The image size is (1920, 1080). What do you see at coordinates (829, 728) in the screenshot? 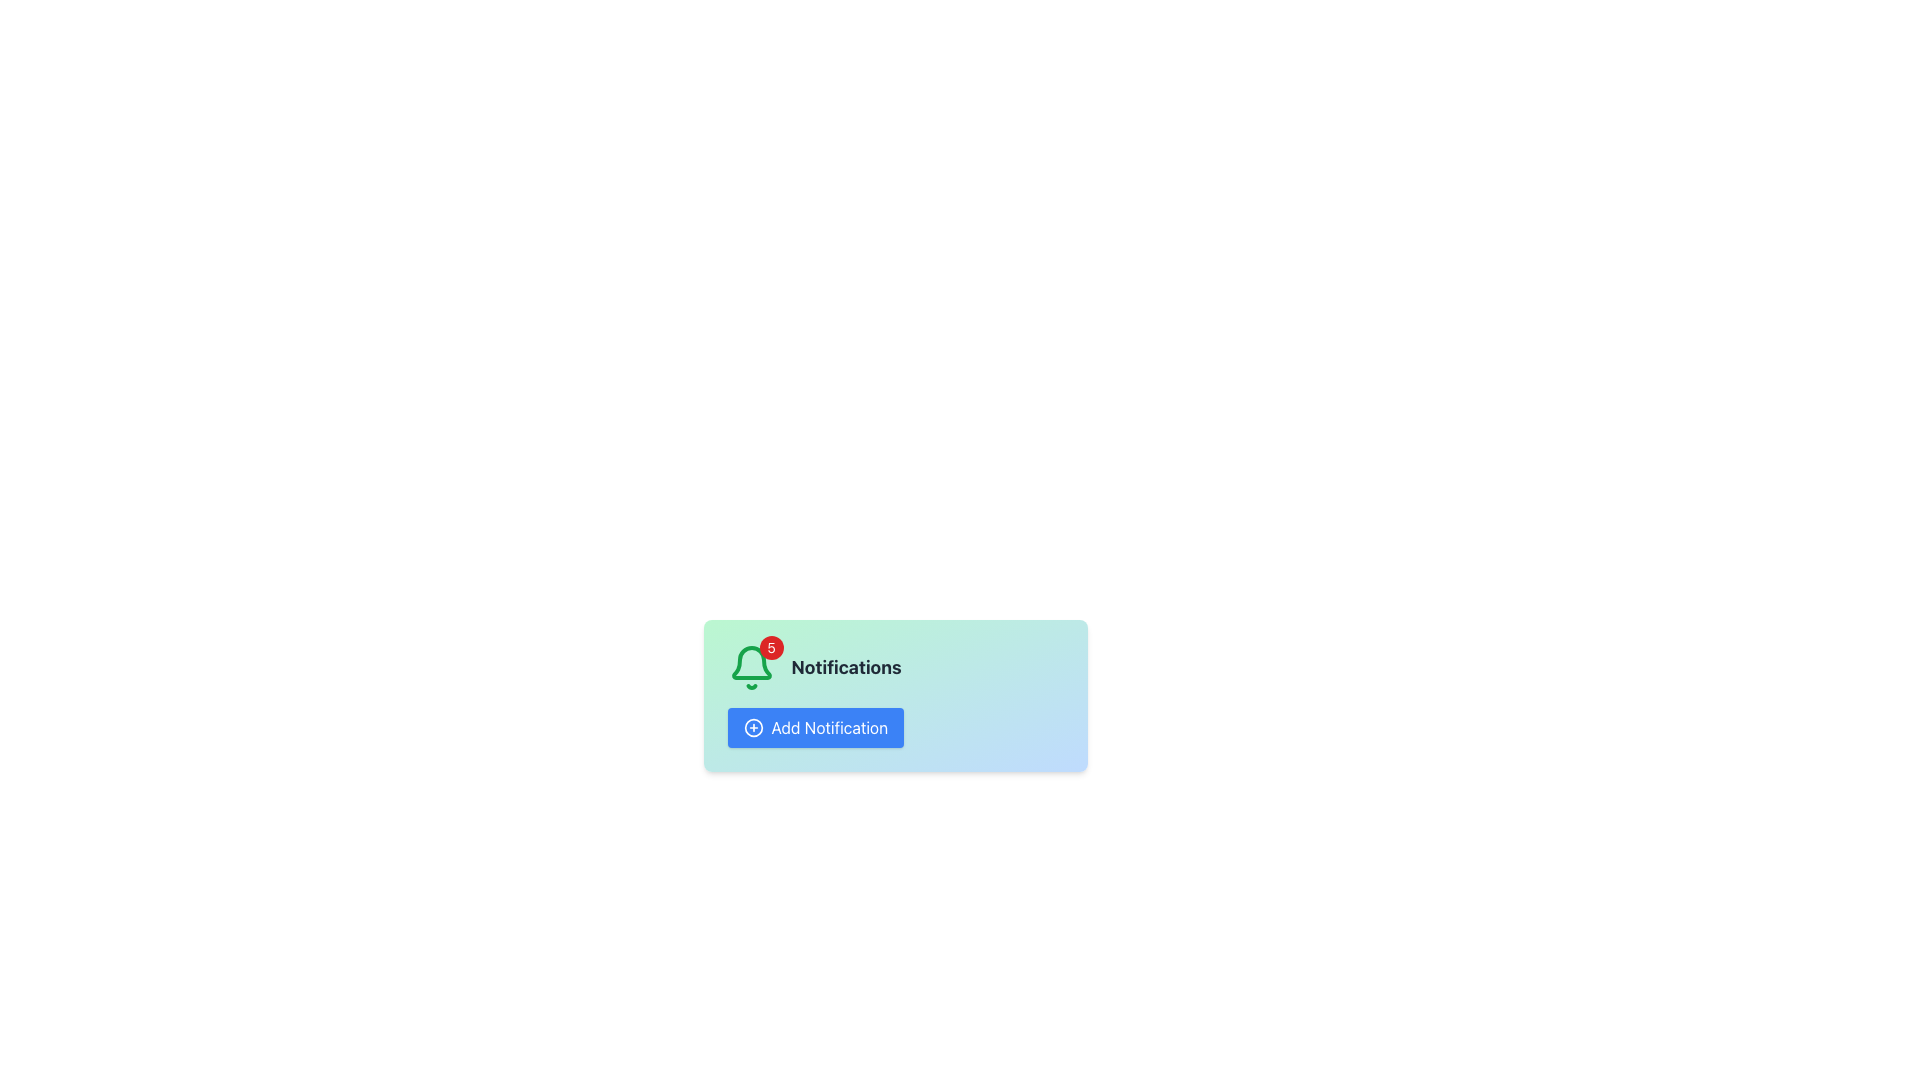
I see `the 'Add Notification' label located on the blue button at the bottom-right corner of the notification panel to initiate the add notification action` at bounding box center [829, 728].